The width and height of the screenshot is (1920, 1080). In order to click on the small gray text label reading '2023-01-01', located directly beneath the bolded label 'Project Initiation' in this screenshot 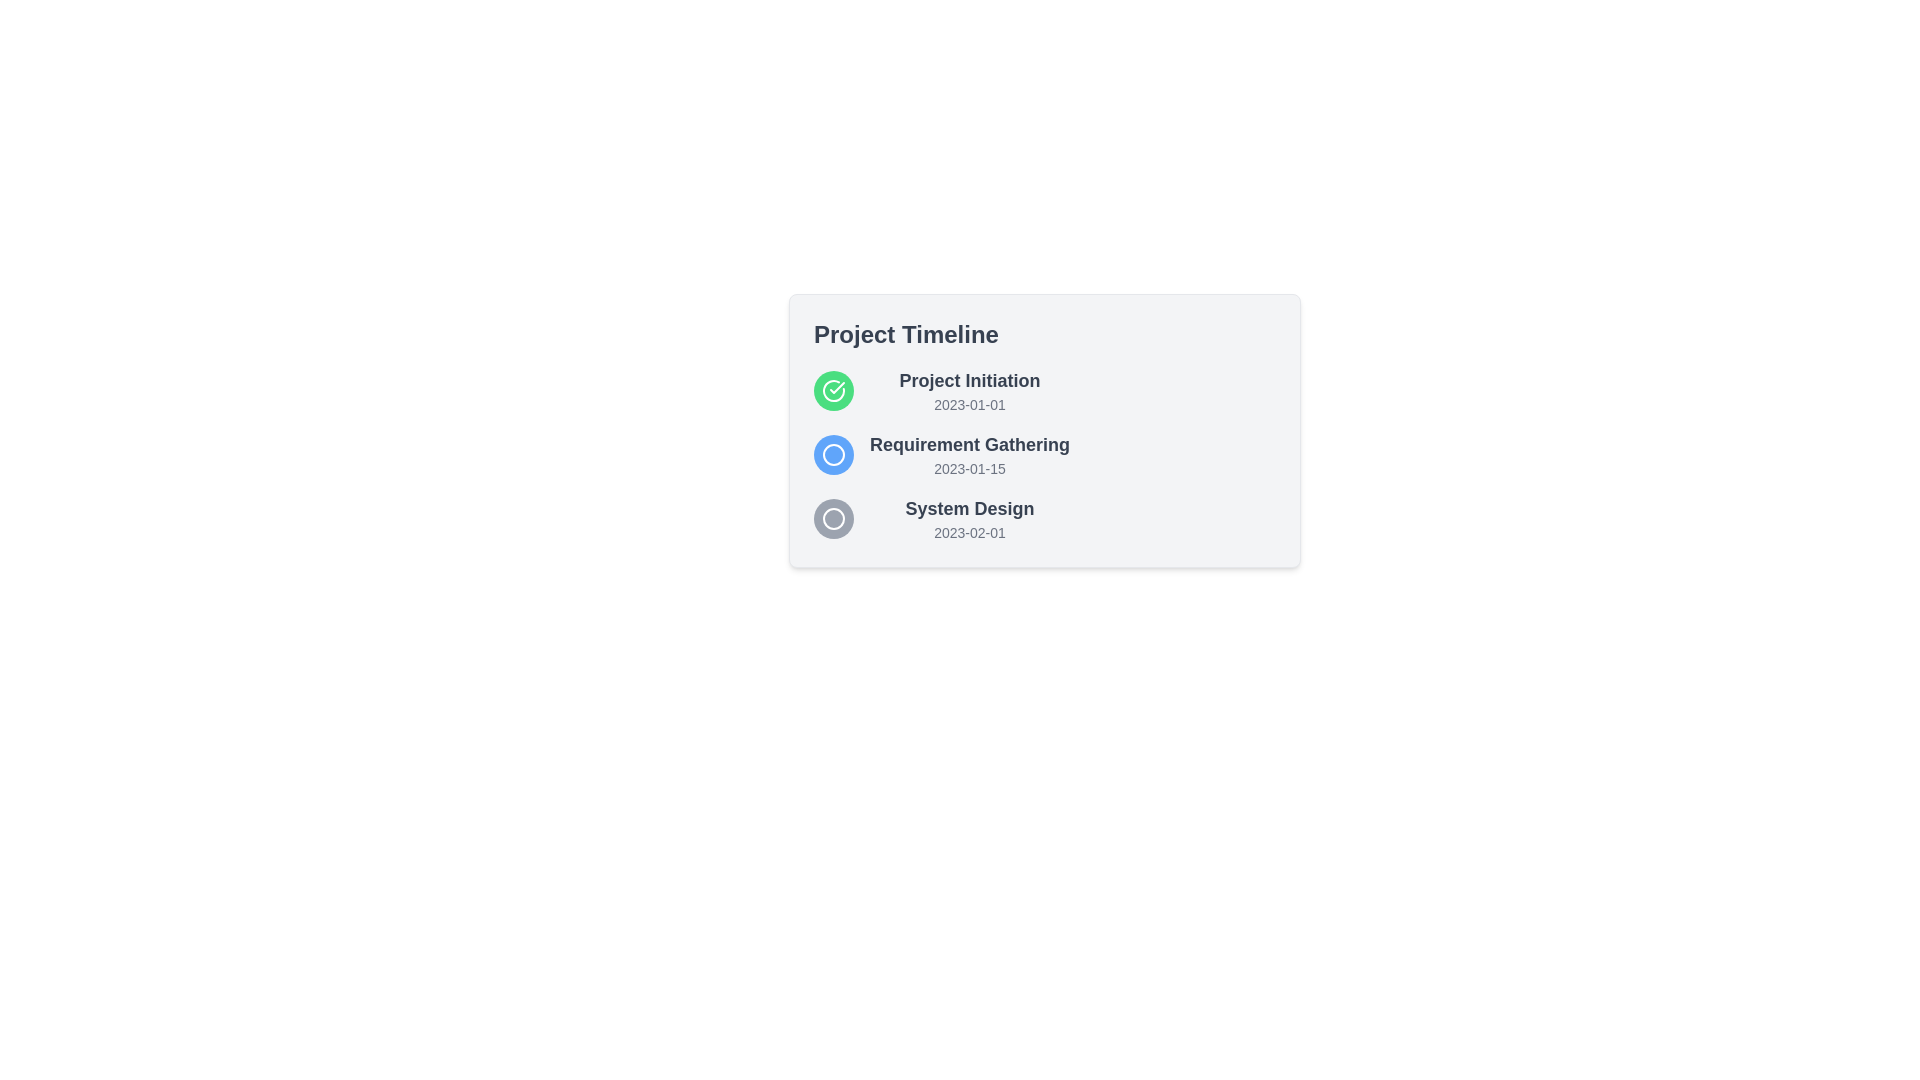, I will do `click(969, 405)`.